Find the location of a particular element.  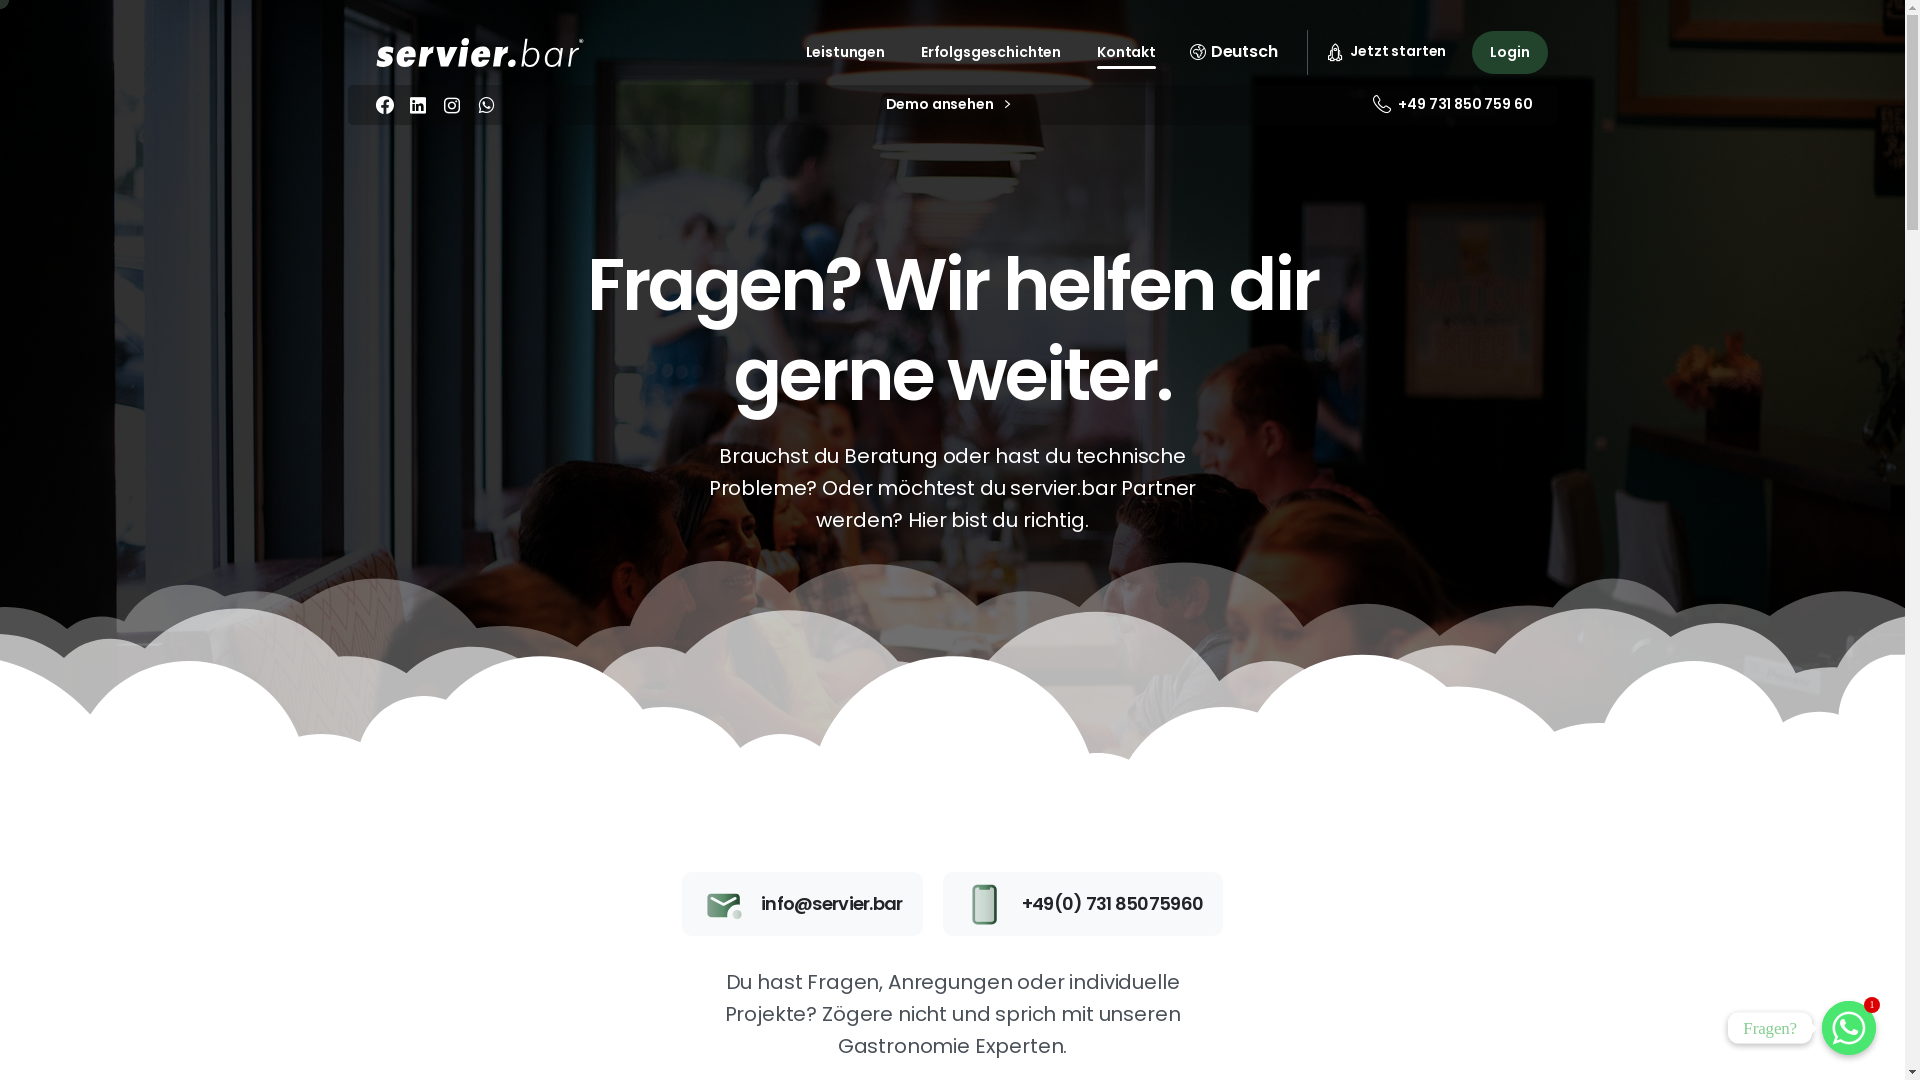

'Kontakt' is located at coordinates (1126, 51).